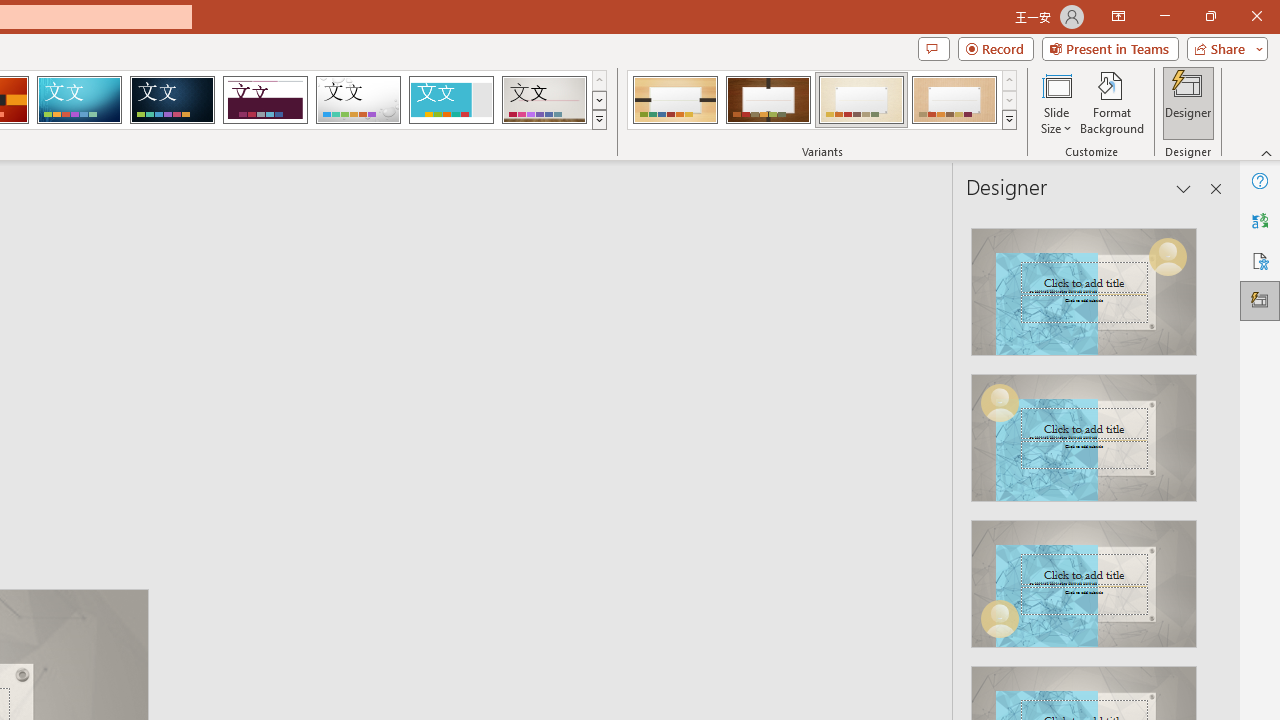 The image size is (1280, 720). What do you see at coordinates (861, 100) in the screenshot?
I see `'Organic Variant 3'` at bounding box center [861, 100].